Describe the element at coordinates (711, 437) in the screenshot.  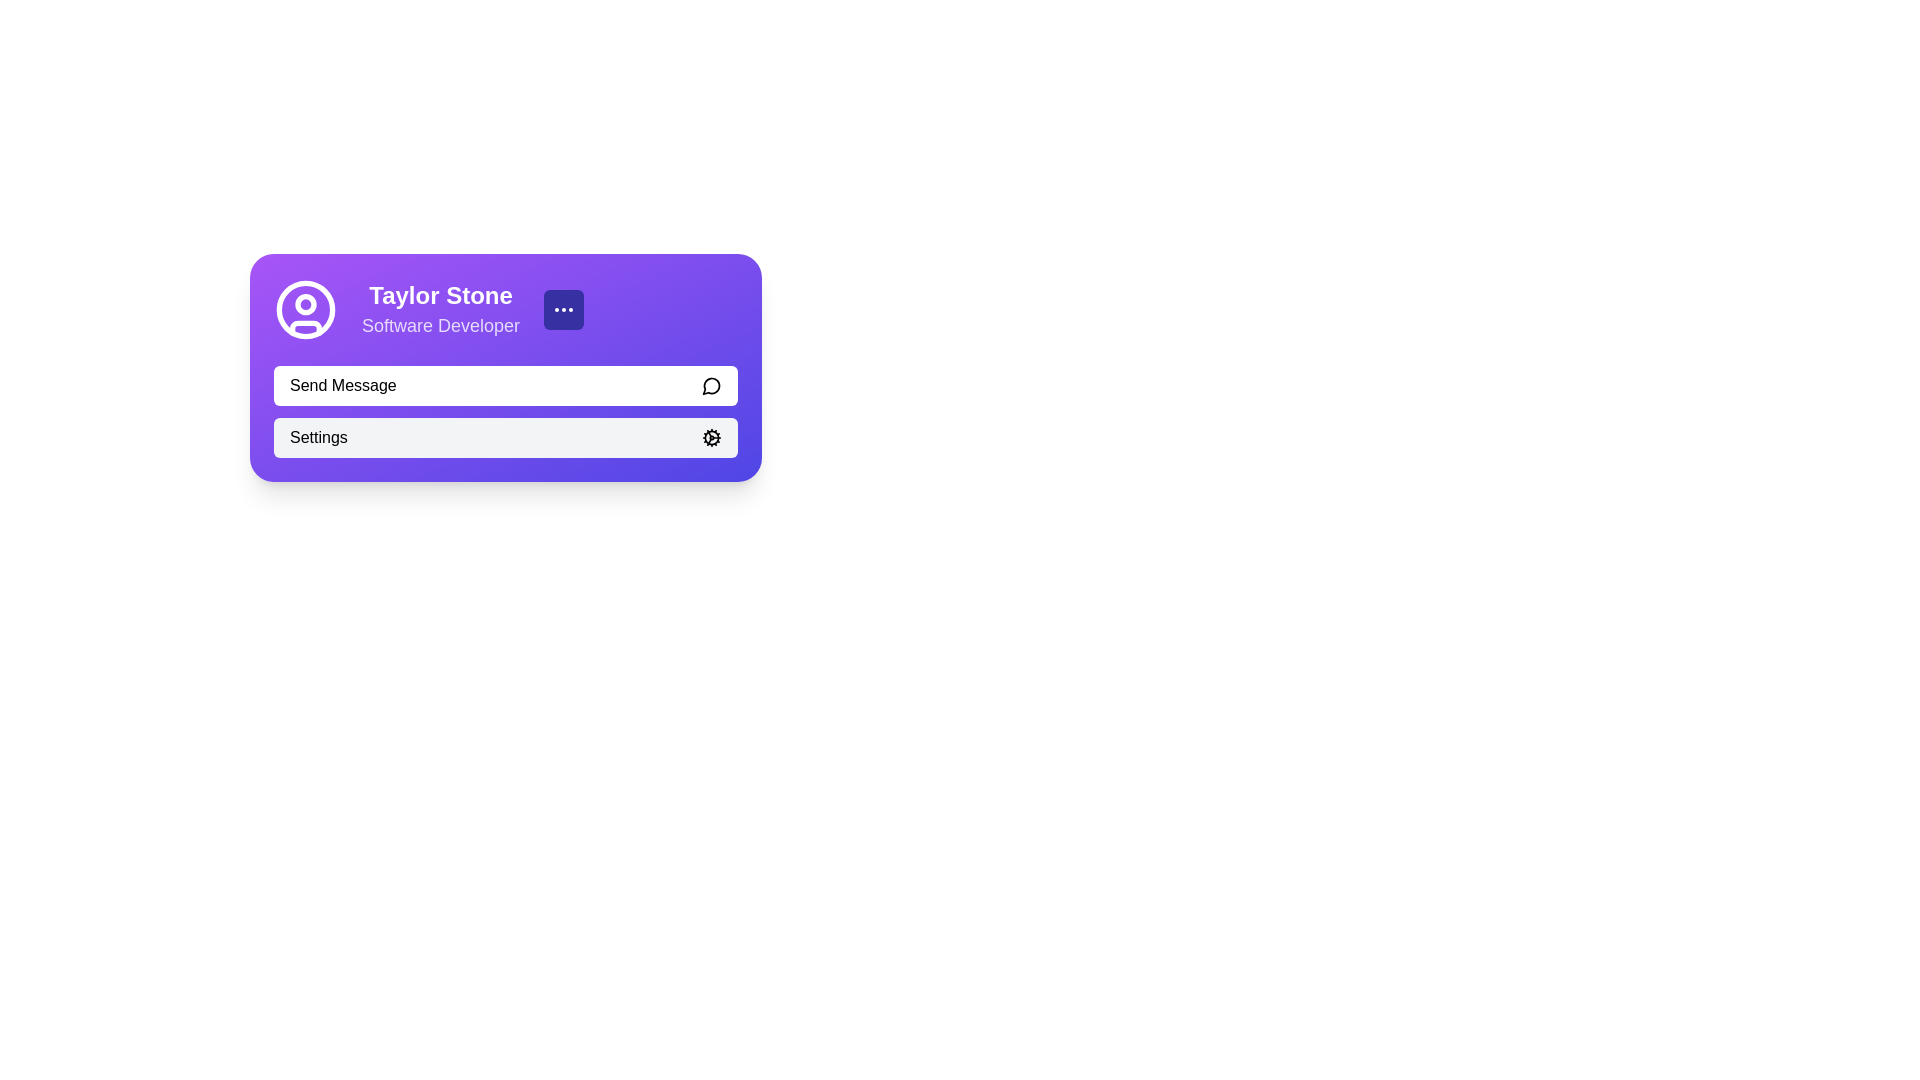
I see `the cogwheel icon that is styled with a minimalistic flat design and located adjacent to the 'Settings' label within a light gray button` at that location.